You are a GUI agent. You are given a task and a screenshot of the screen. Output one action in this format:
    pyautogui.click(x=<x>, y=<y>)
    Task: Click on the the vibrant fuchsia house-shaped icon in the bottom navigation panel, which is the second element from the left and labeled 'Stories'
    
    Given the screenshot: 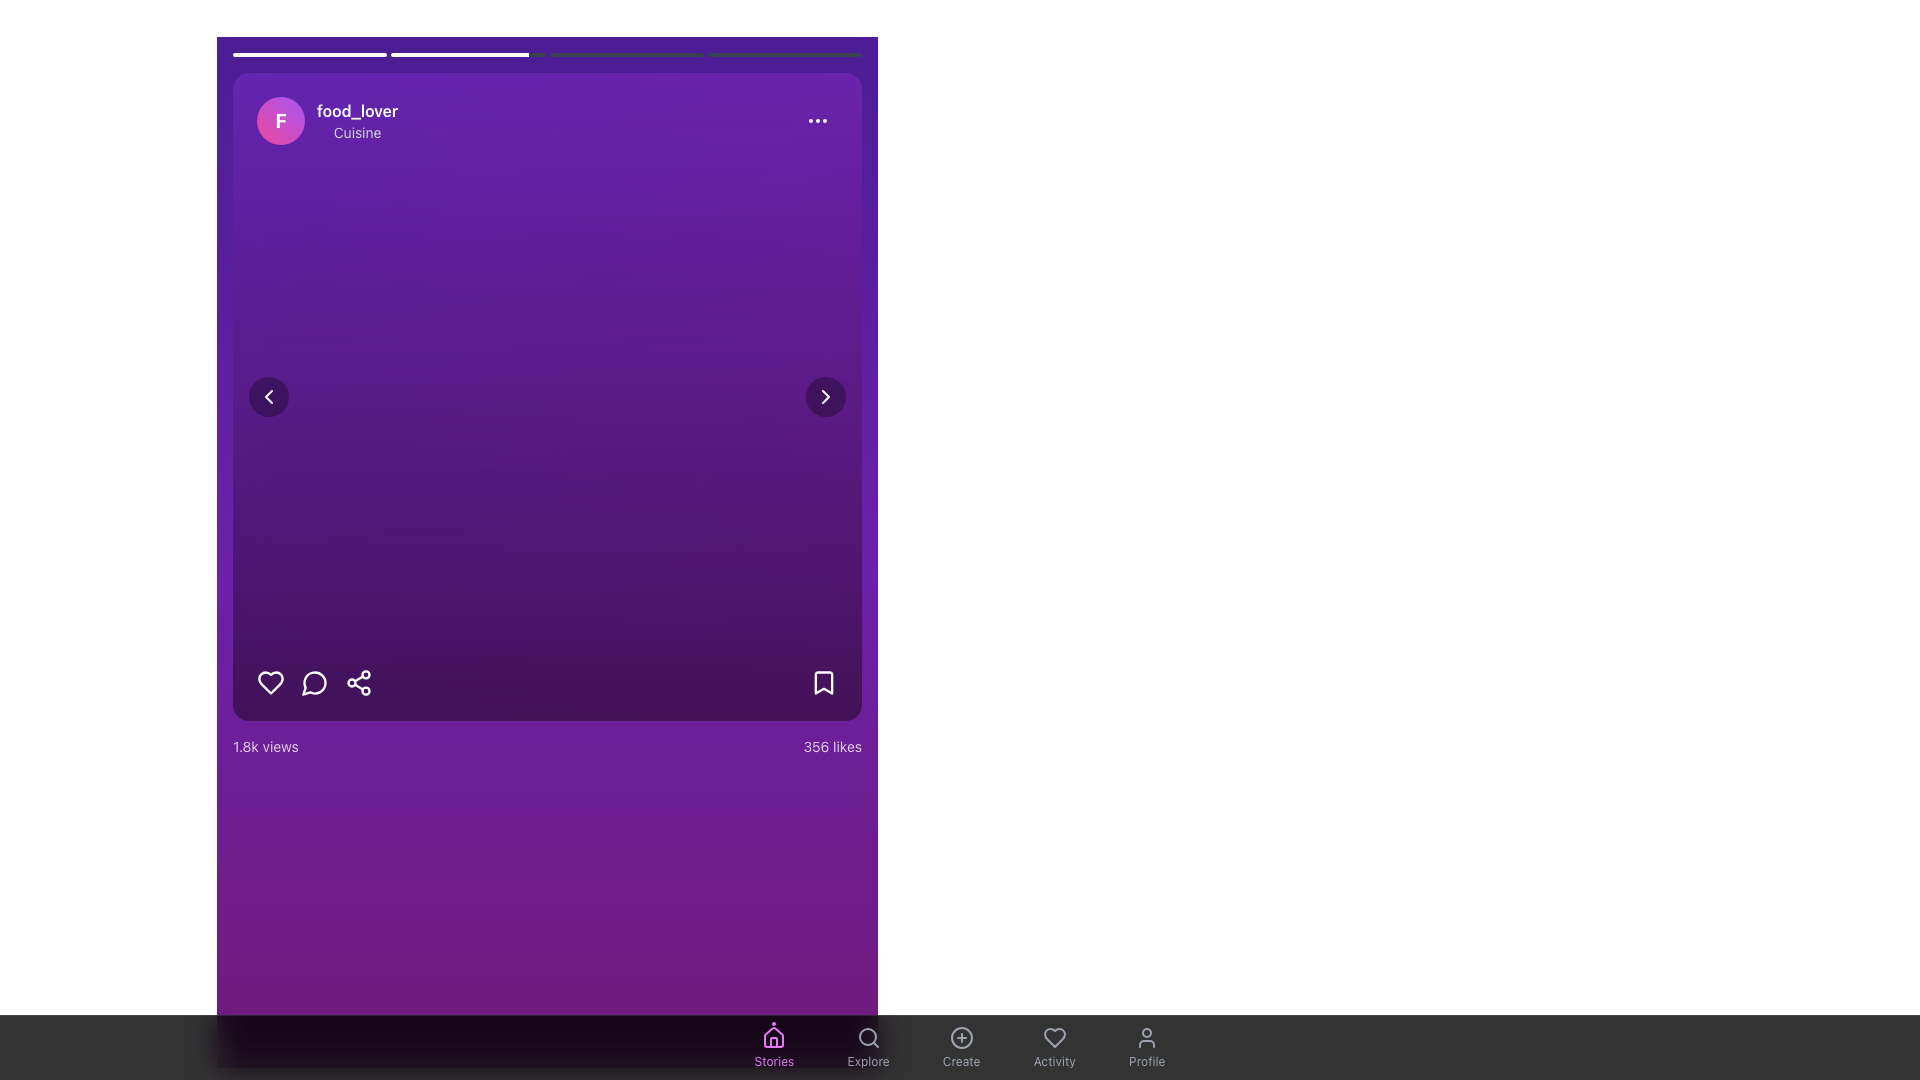 What is the action you would take?
    pyautogui.click(x=773, y=1036)
    